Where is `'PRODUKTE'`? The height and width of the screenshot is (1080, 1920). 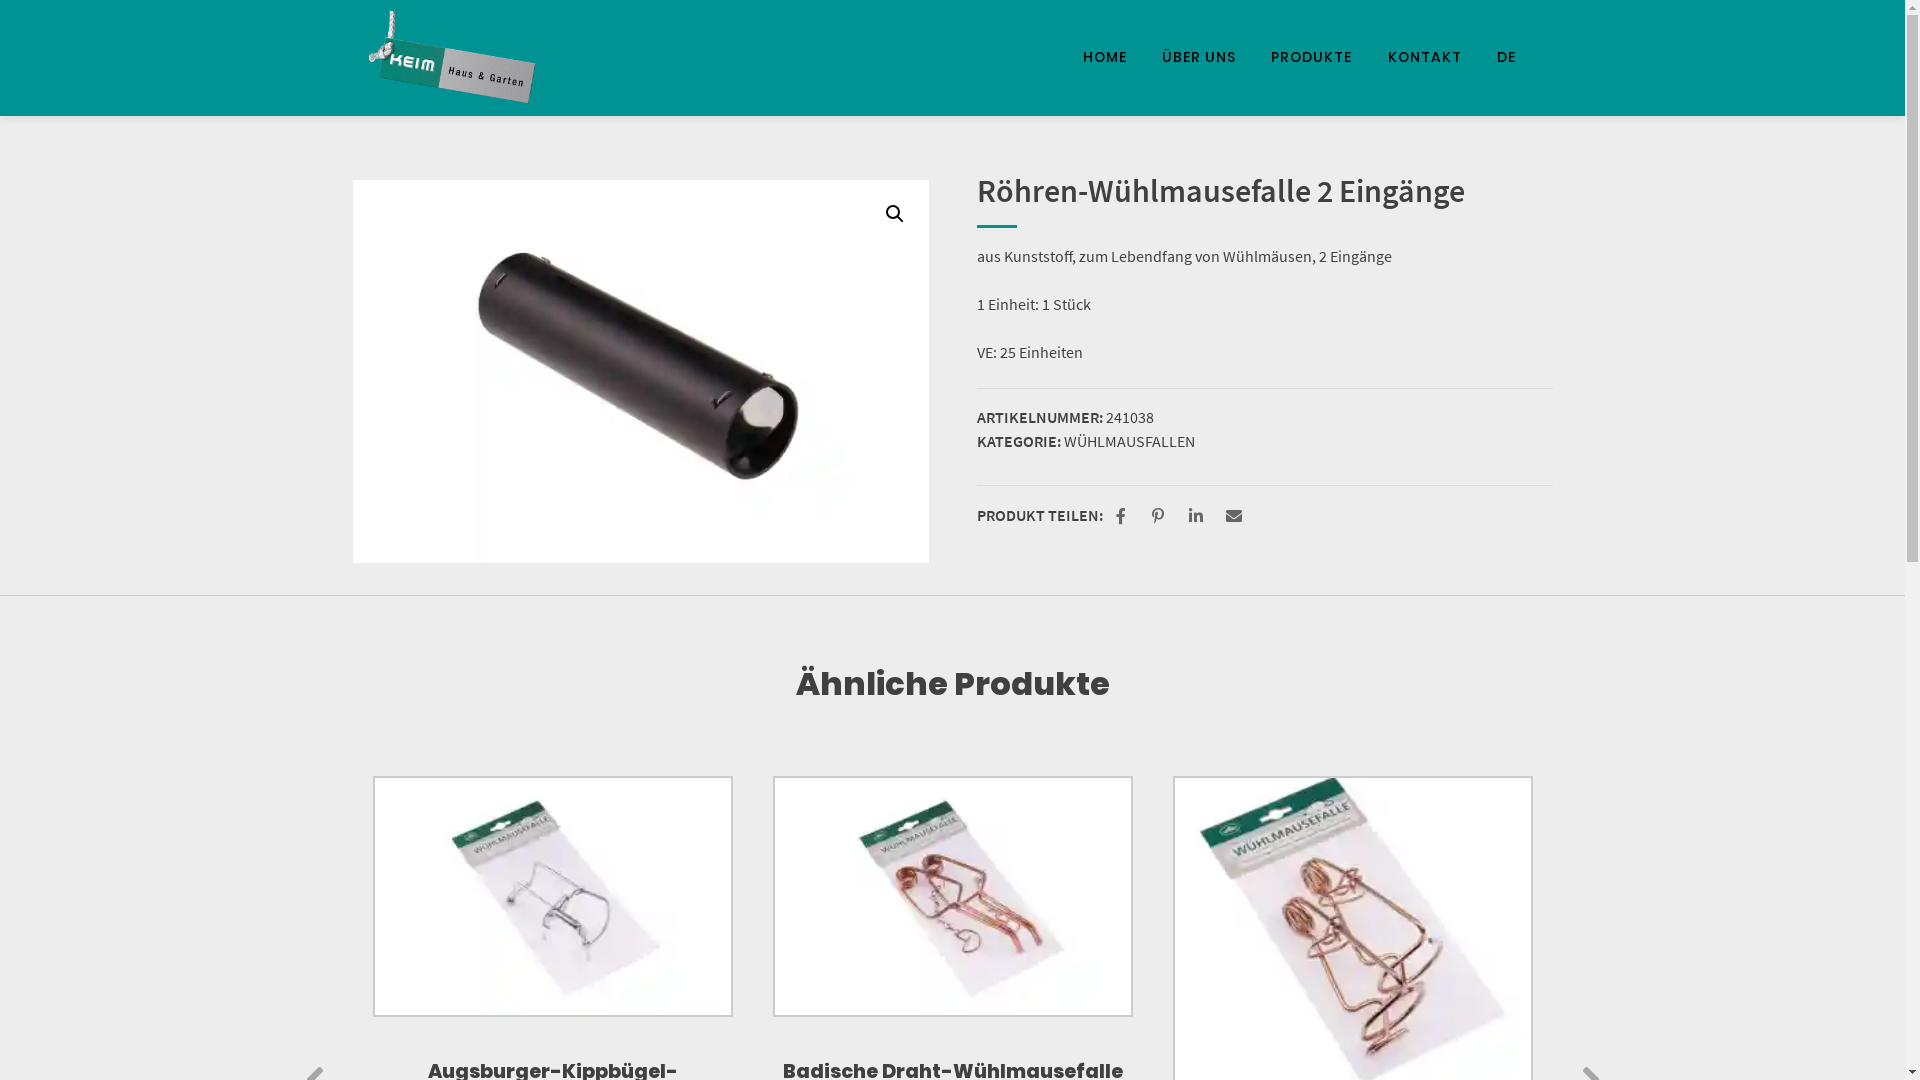 'PRODUKTE' is located at coordinates (1311, 56).